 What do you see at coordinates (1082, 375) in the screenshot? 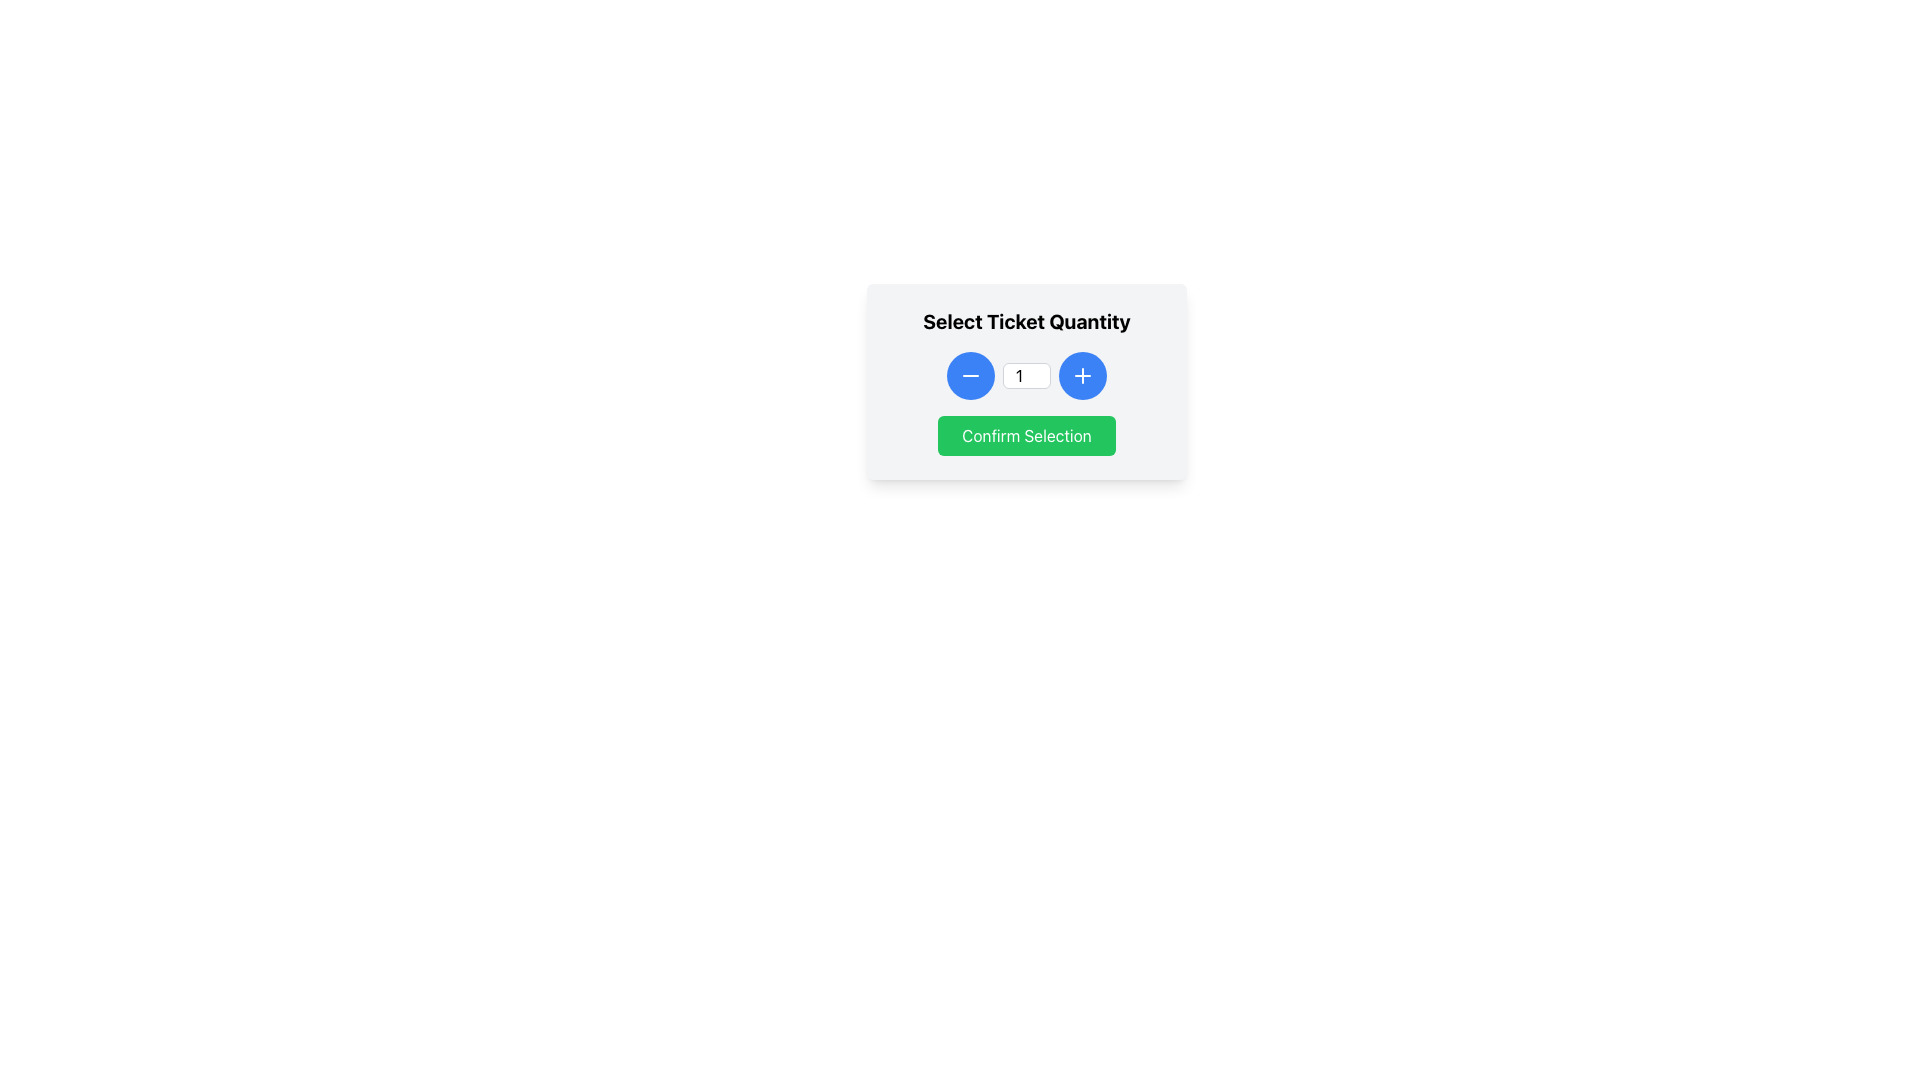
I see `the increment button located to the right of the numeric input field for keyboard interaction` at bounding box center [1082, 375].